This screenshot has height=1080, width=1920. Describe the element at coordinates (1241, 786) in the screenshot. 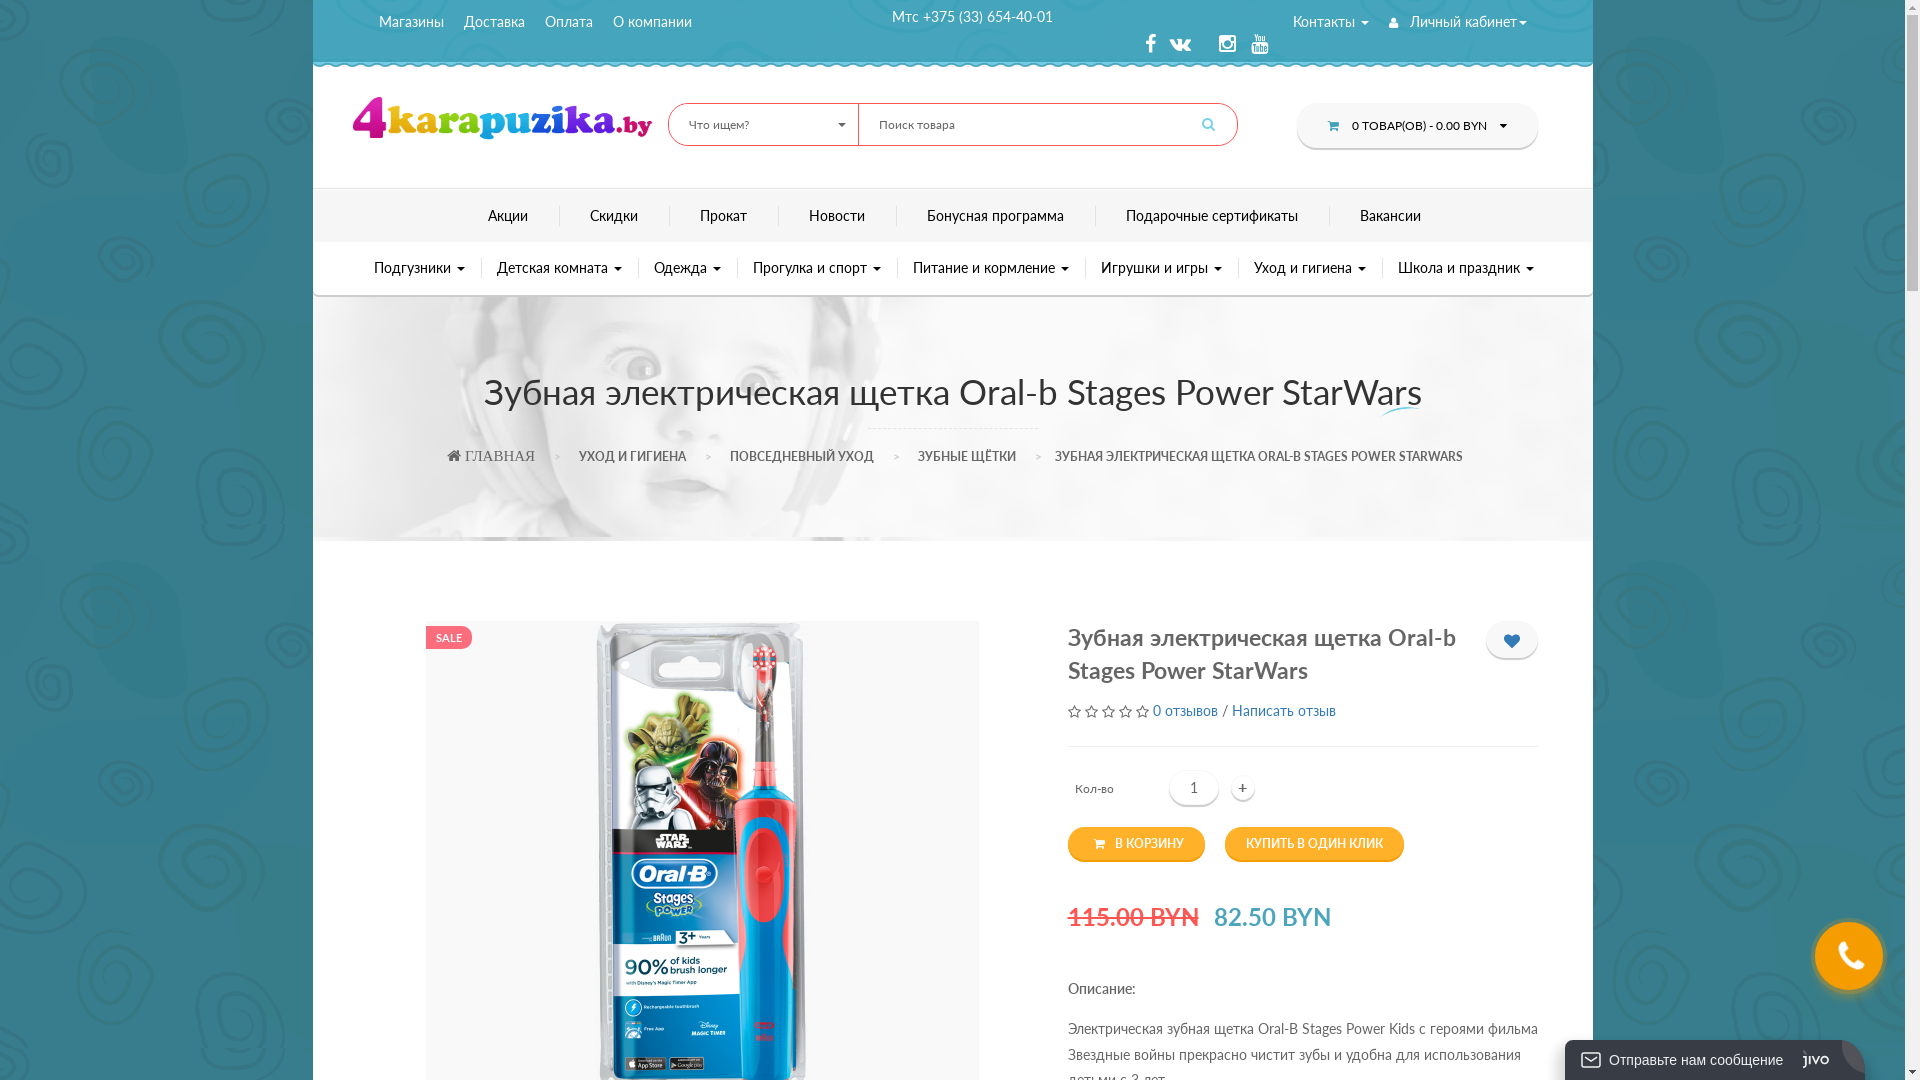

I see `'+'` at that location.